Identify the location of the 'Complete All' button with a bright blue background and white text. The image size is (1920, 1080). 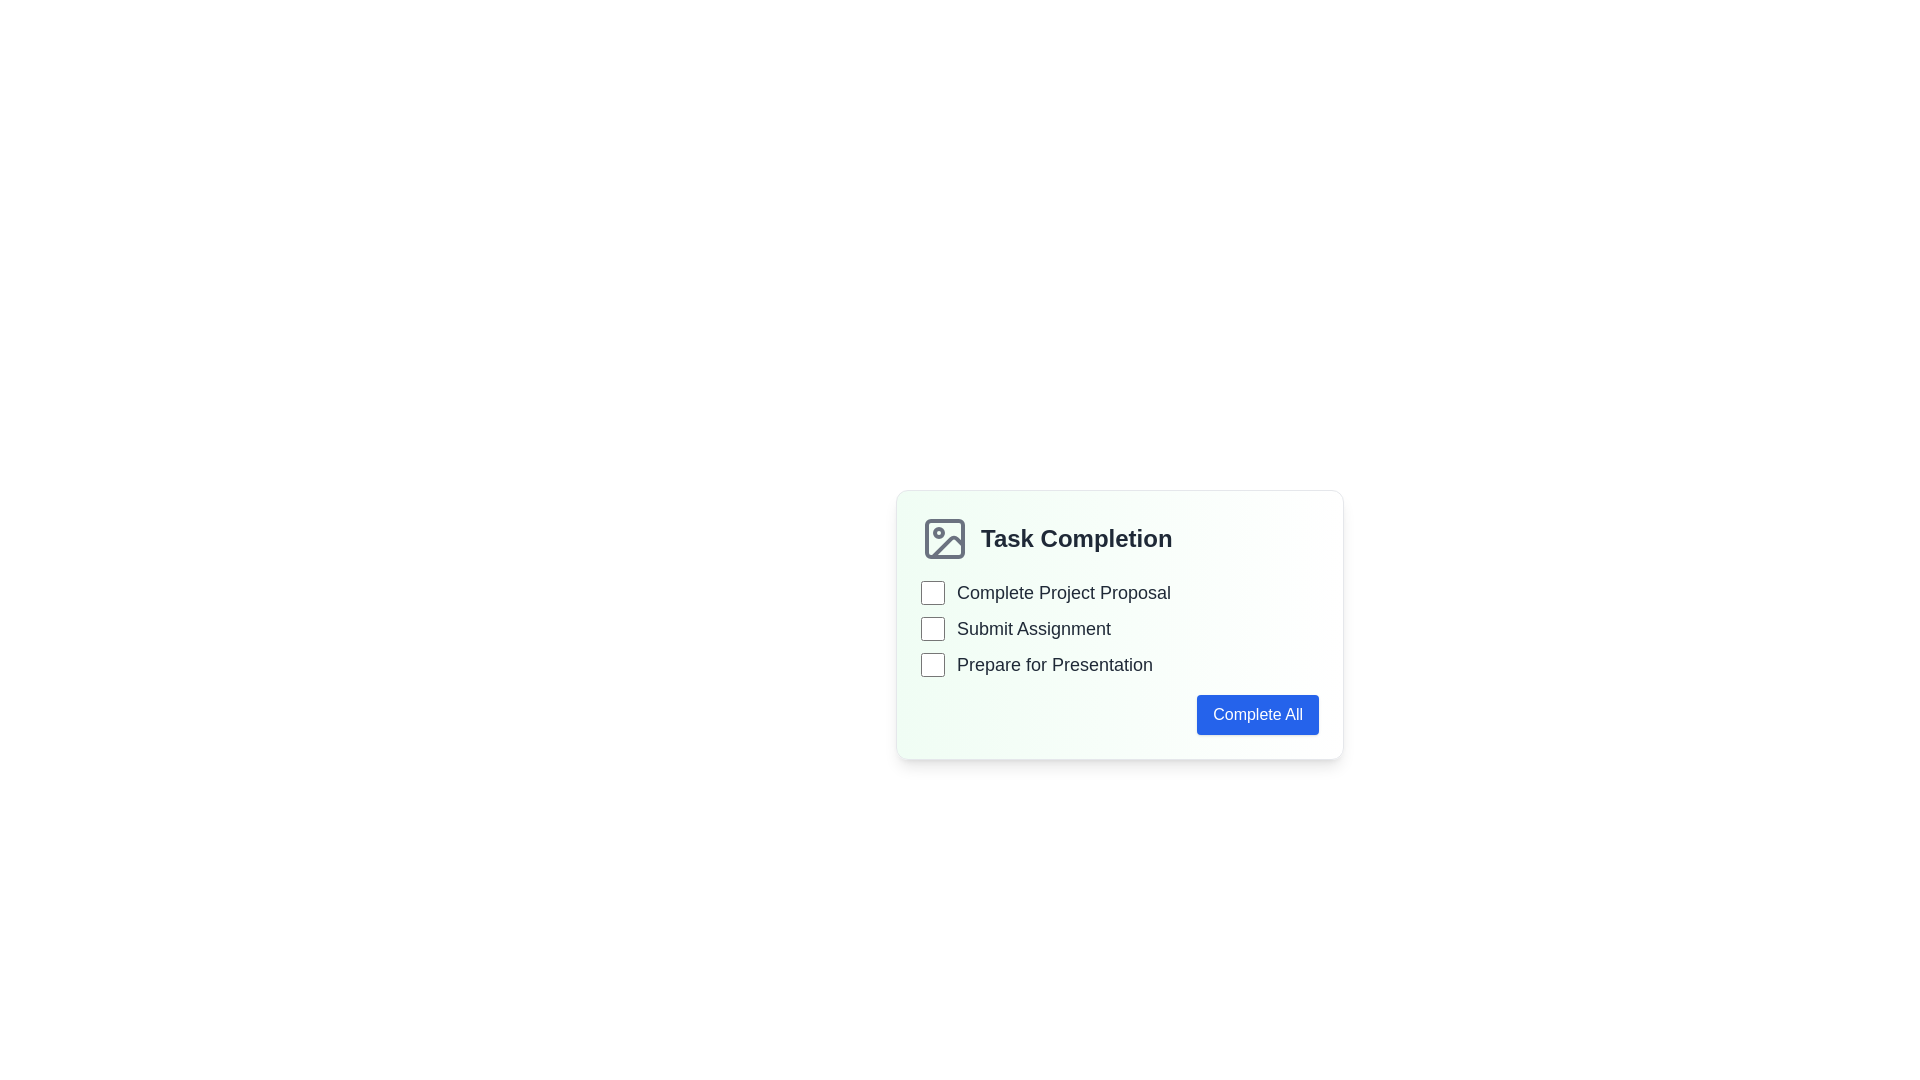
(1257, 713).